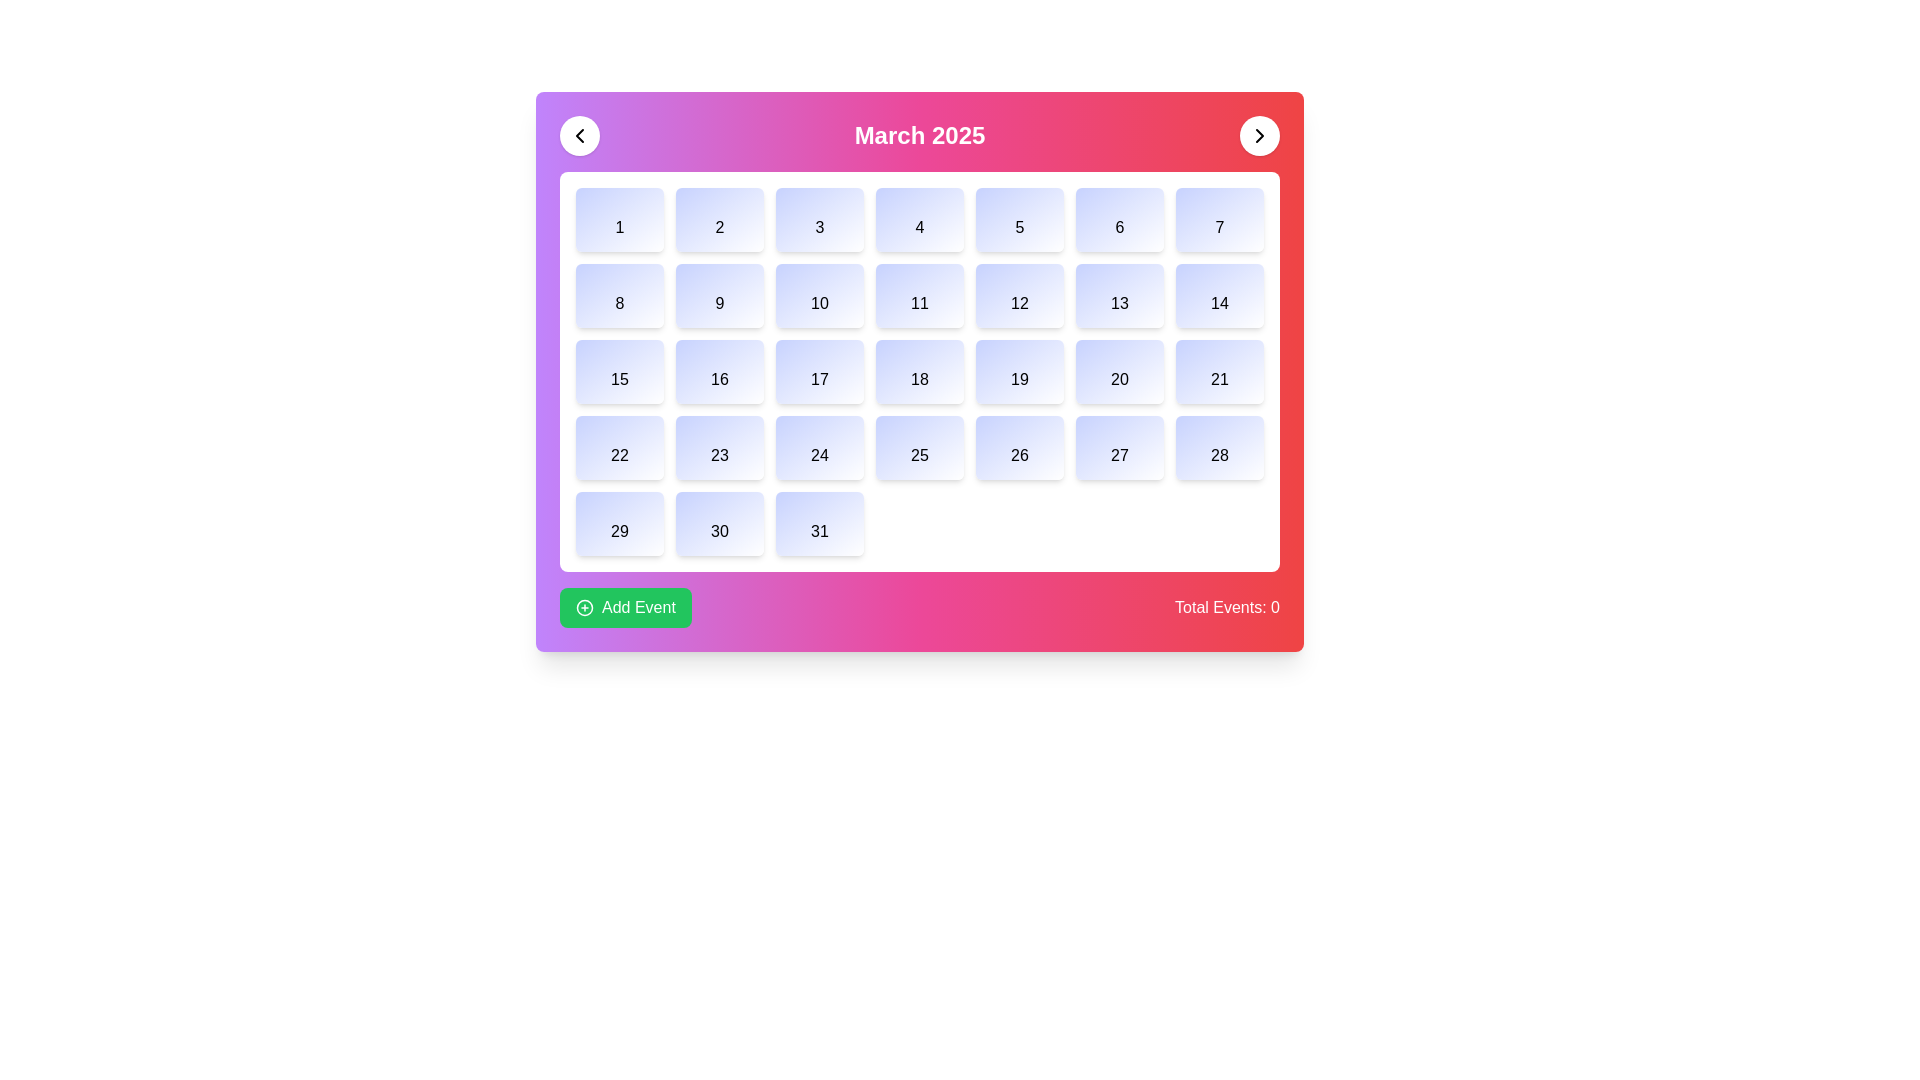 This screenshot has height=1080, width=1920. What do you see at coordinates (618, 371) in the screenshot?
I see `the calendar day tile located in the third row and first column of the calendar grid` at bounding box center [618, 371].